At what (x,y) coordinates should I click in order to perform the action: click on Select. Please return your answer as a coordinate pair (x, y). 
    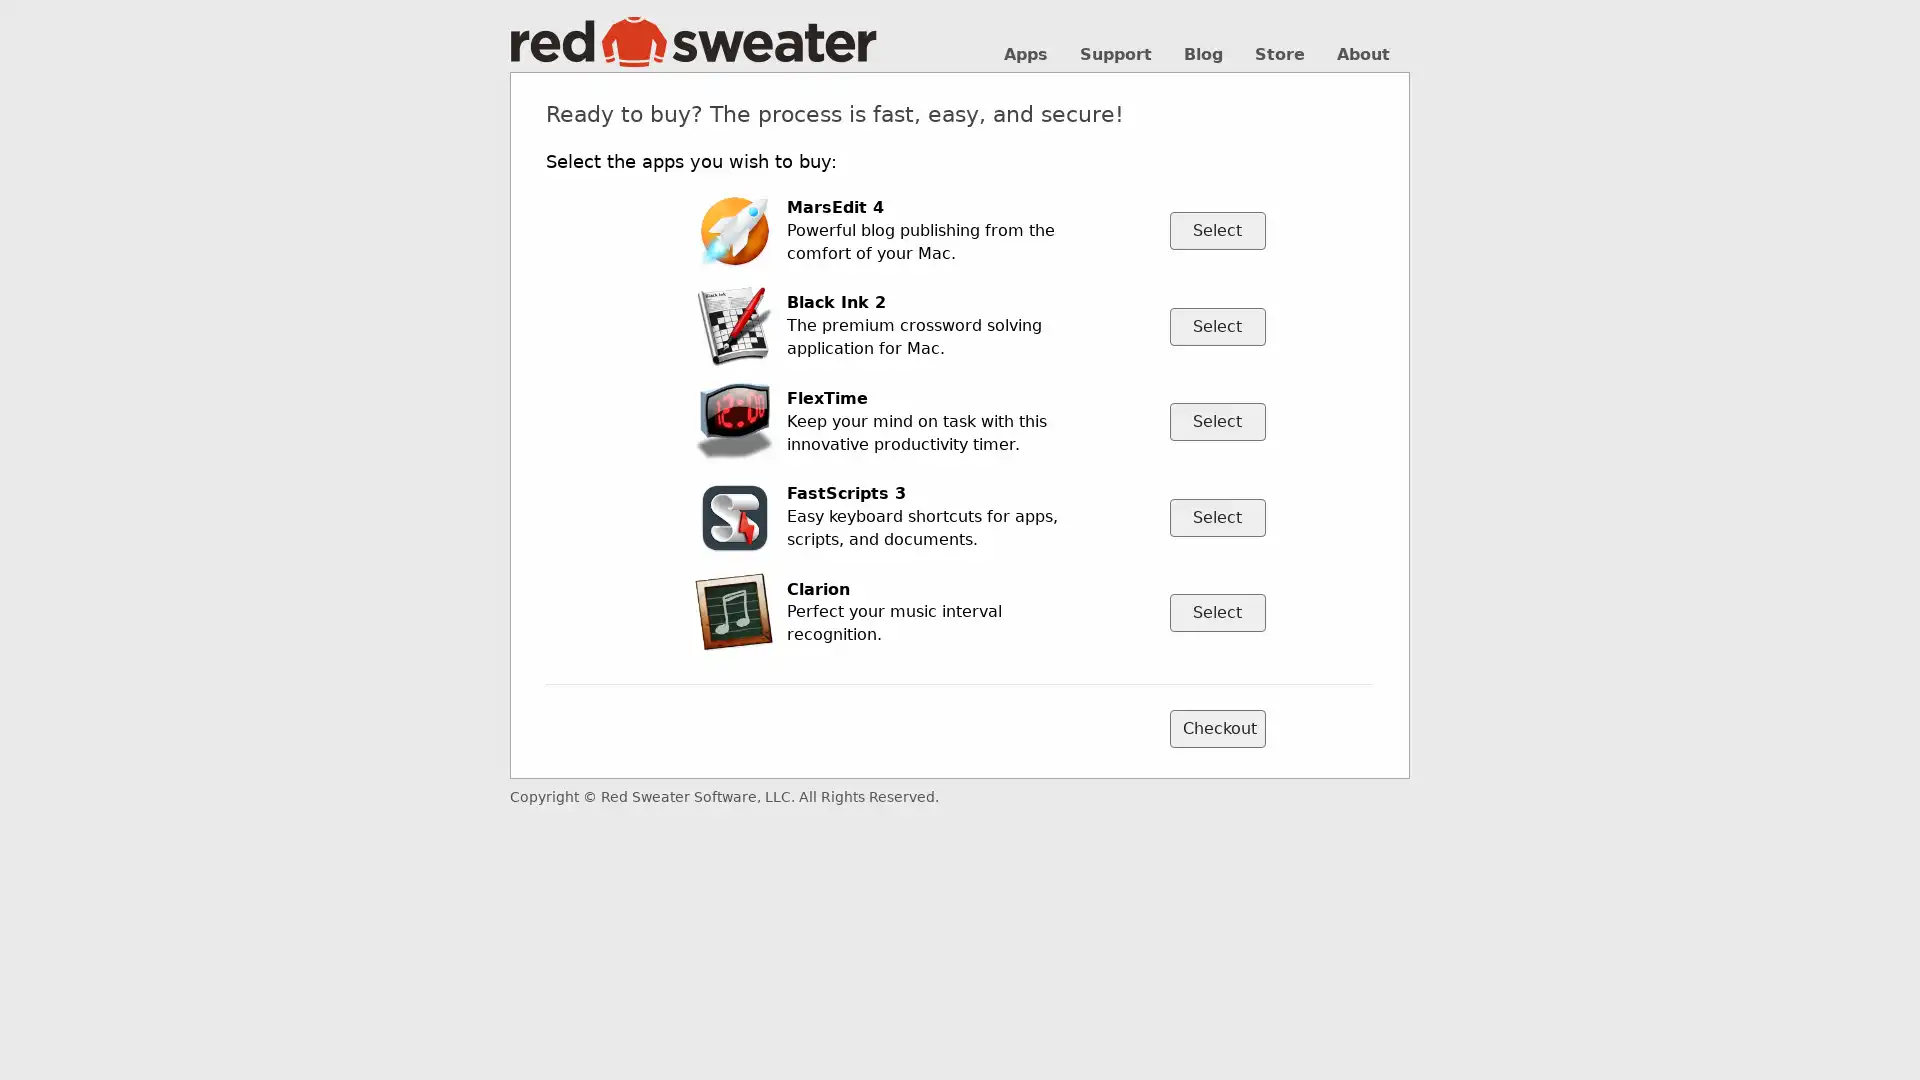
    Looking at the image, I should click on (1216, 515).